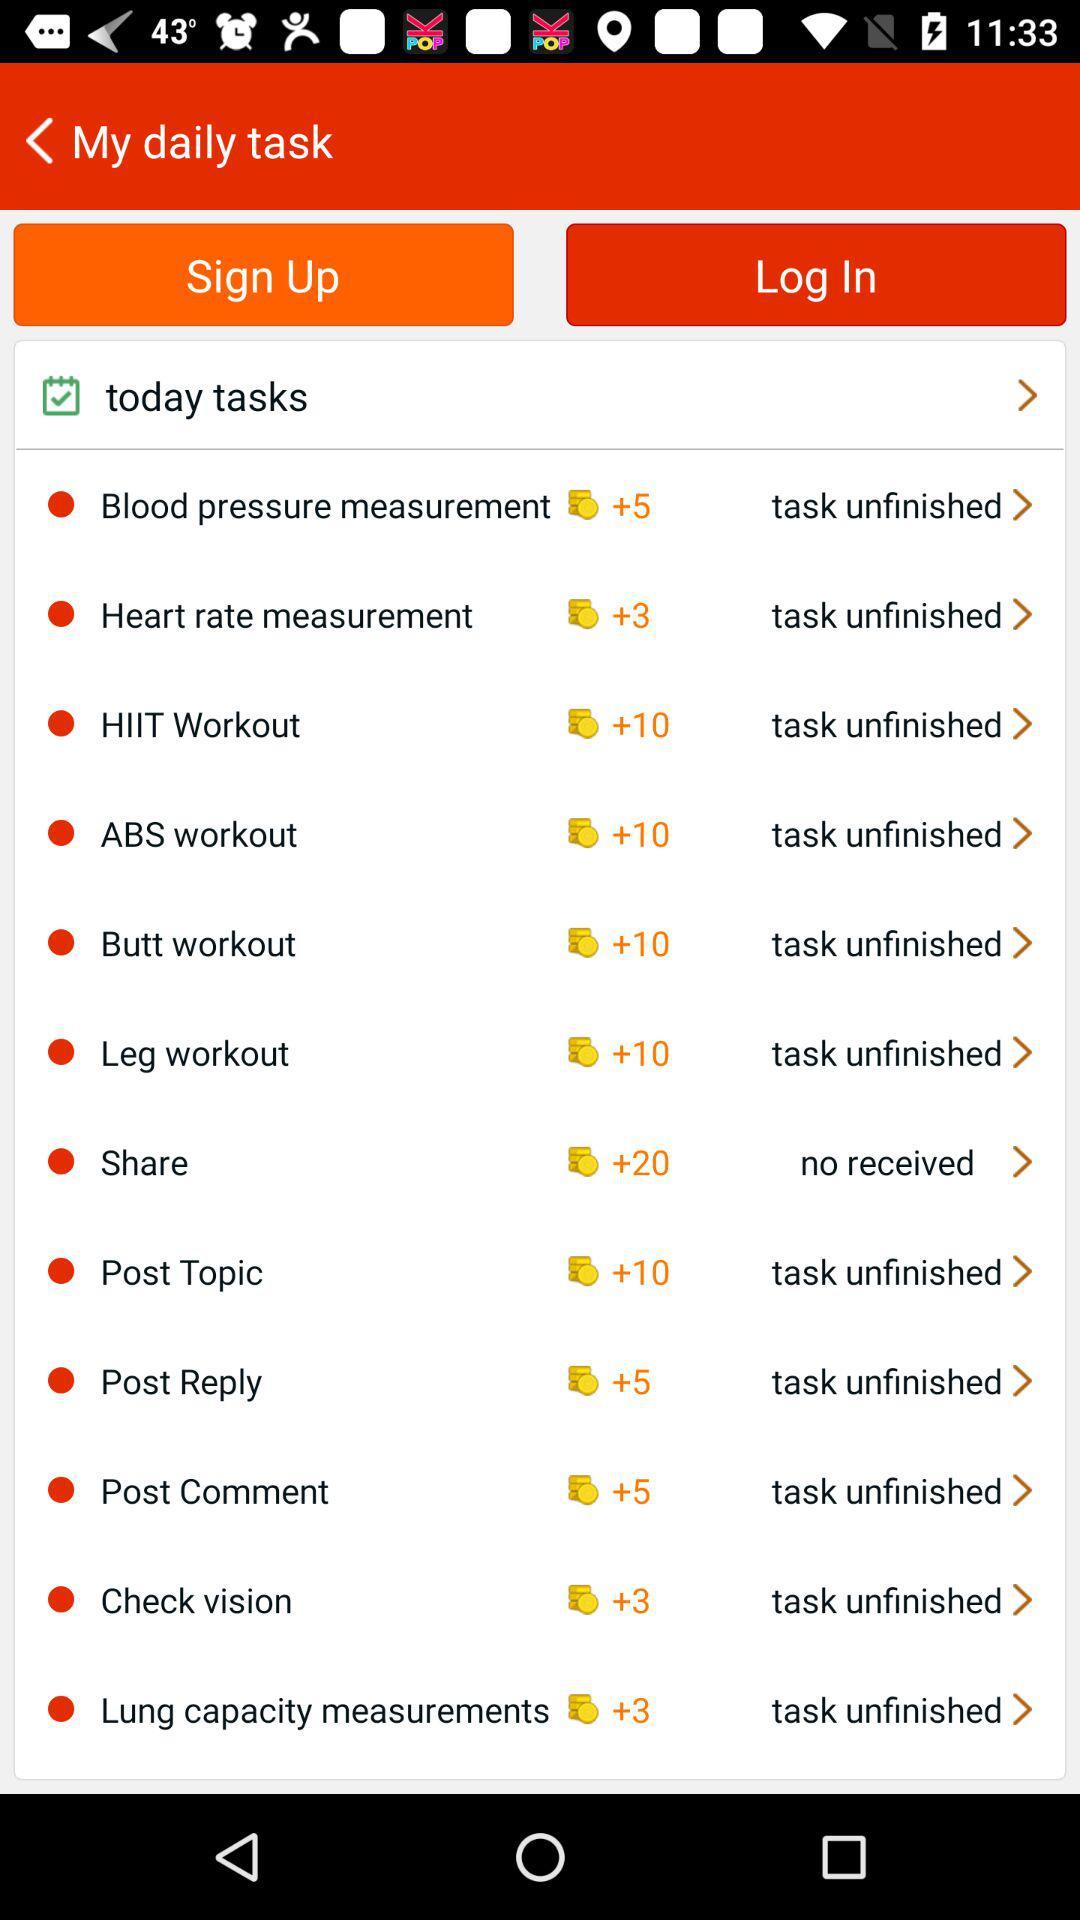  I want to click on check vision dot, so click(60, 1598).